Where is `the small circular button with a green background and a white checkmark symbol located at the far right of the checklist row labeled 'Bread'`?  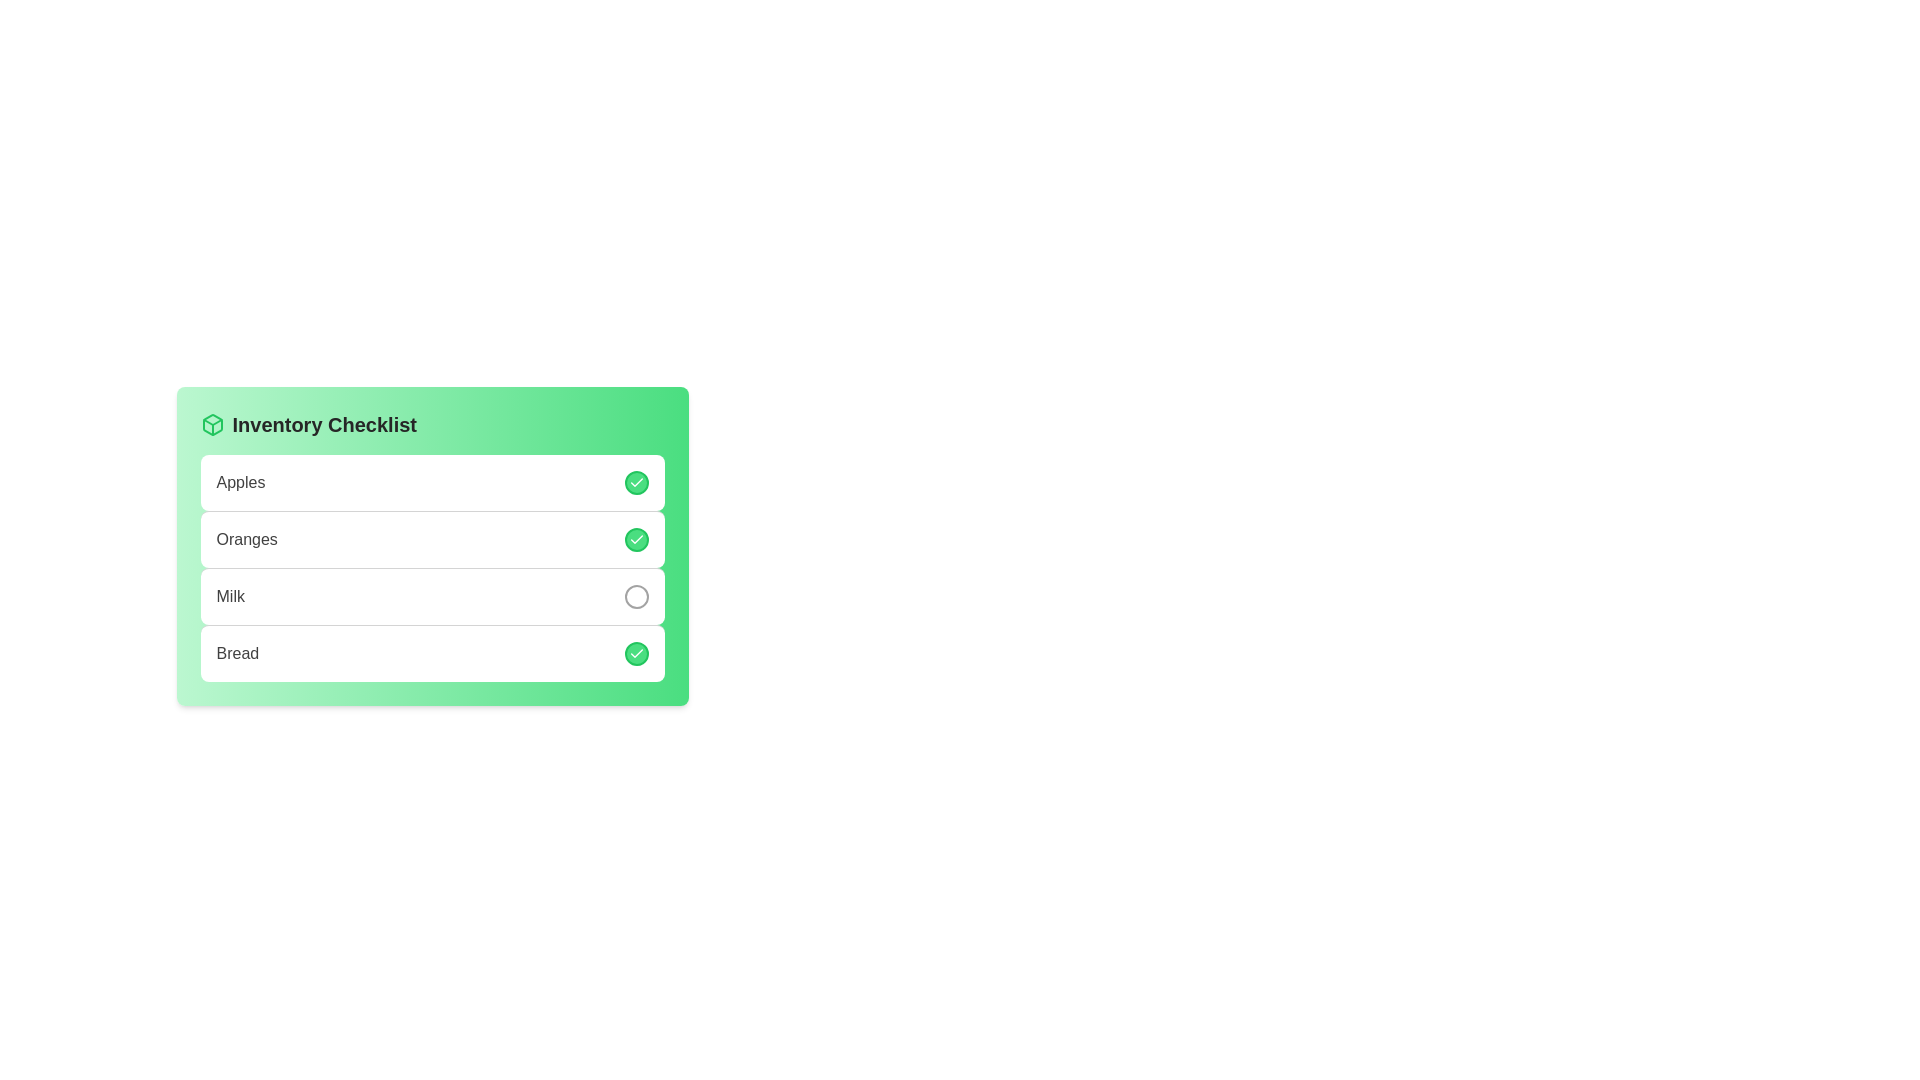
the small circular button with a green background and a white checkmark symbol located at the far right of the checklist row labeled 'Bread' is located at coordinates (635, 654).